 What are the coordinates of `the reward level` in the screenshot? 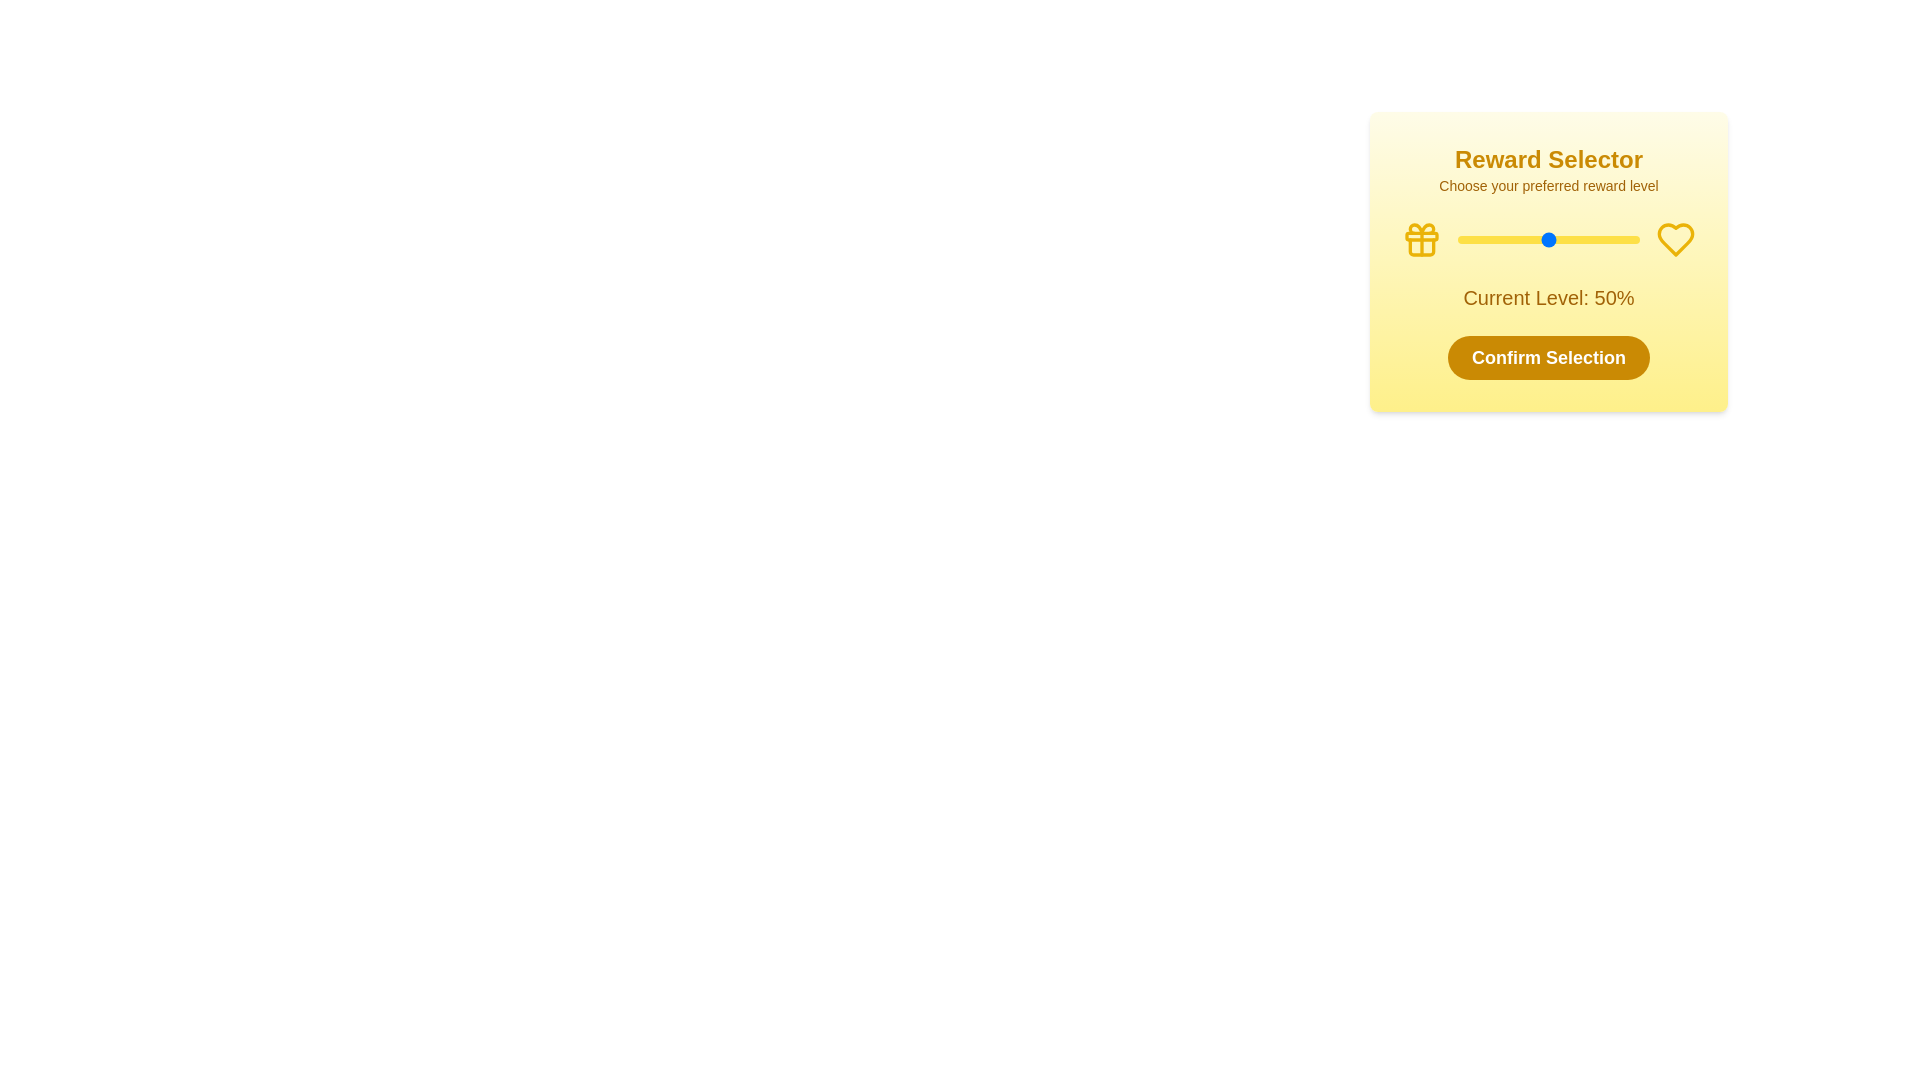 It's located at (1593, 238).